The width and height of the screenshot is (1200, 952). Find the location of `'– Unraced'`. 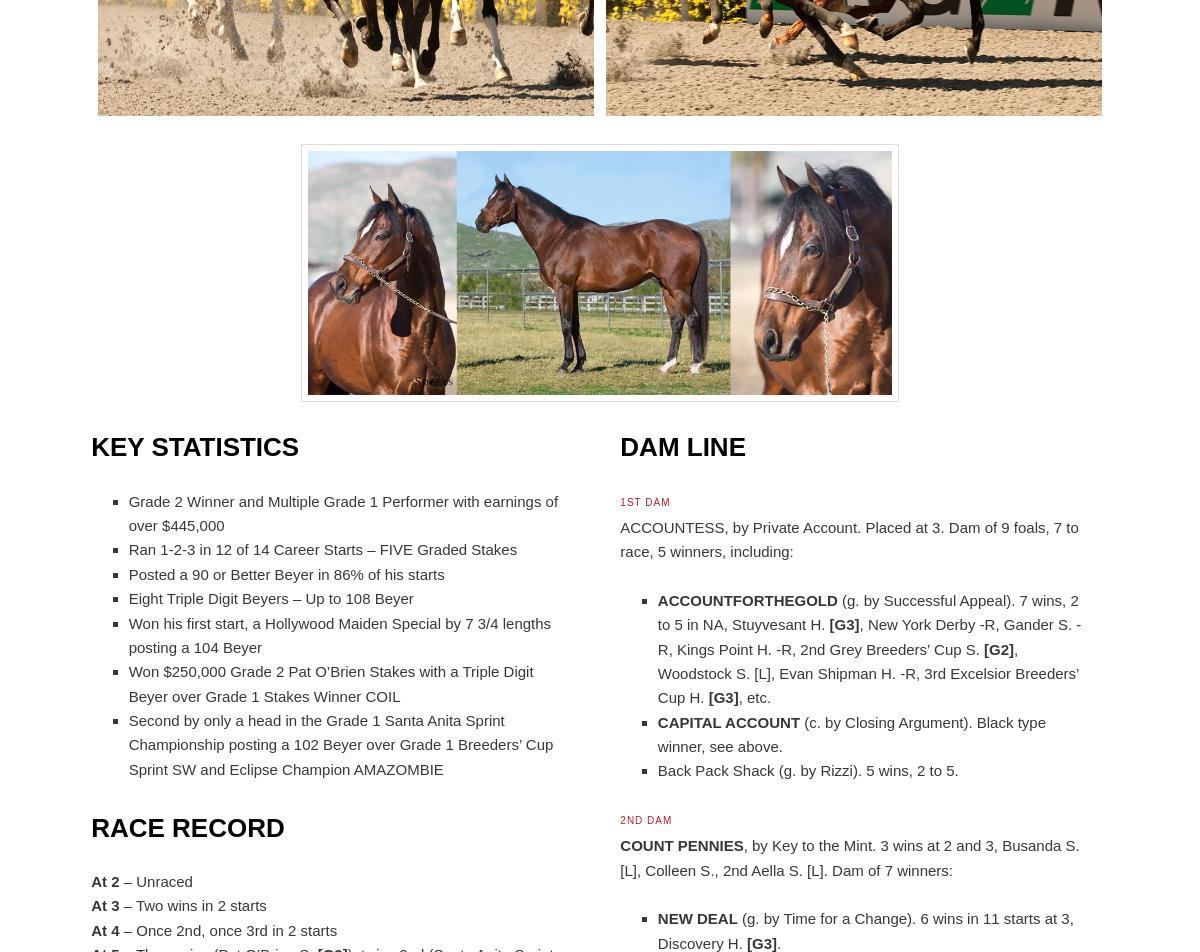

'– Unraced' is located at coordinates (154, 880).